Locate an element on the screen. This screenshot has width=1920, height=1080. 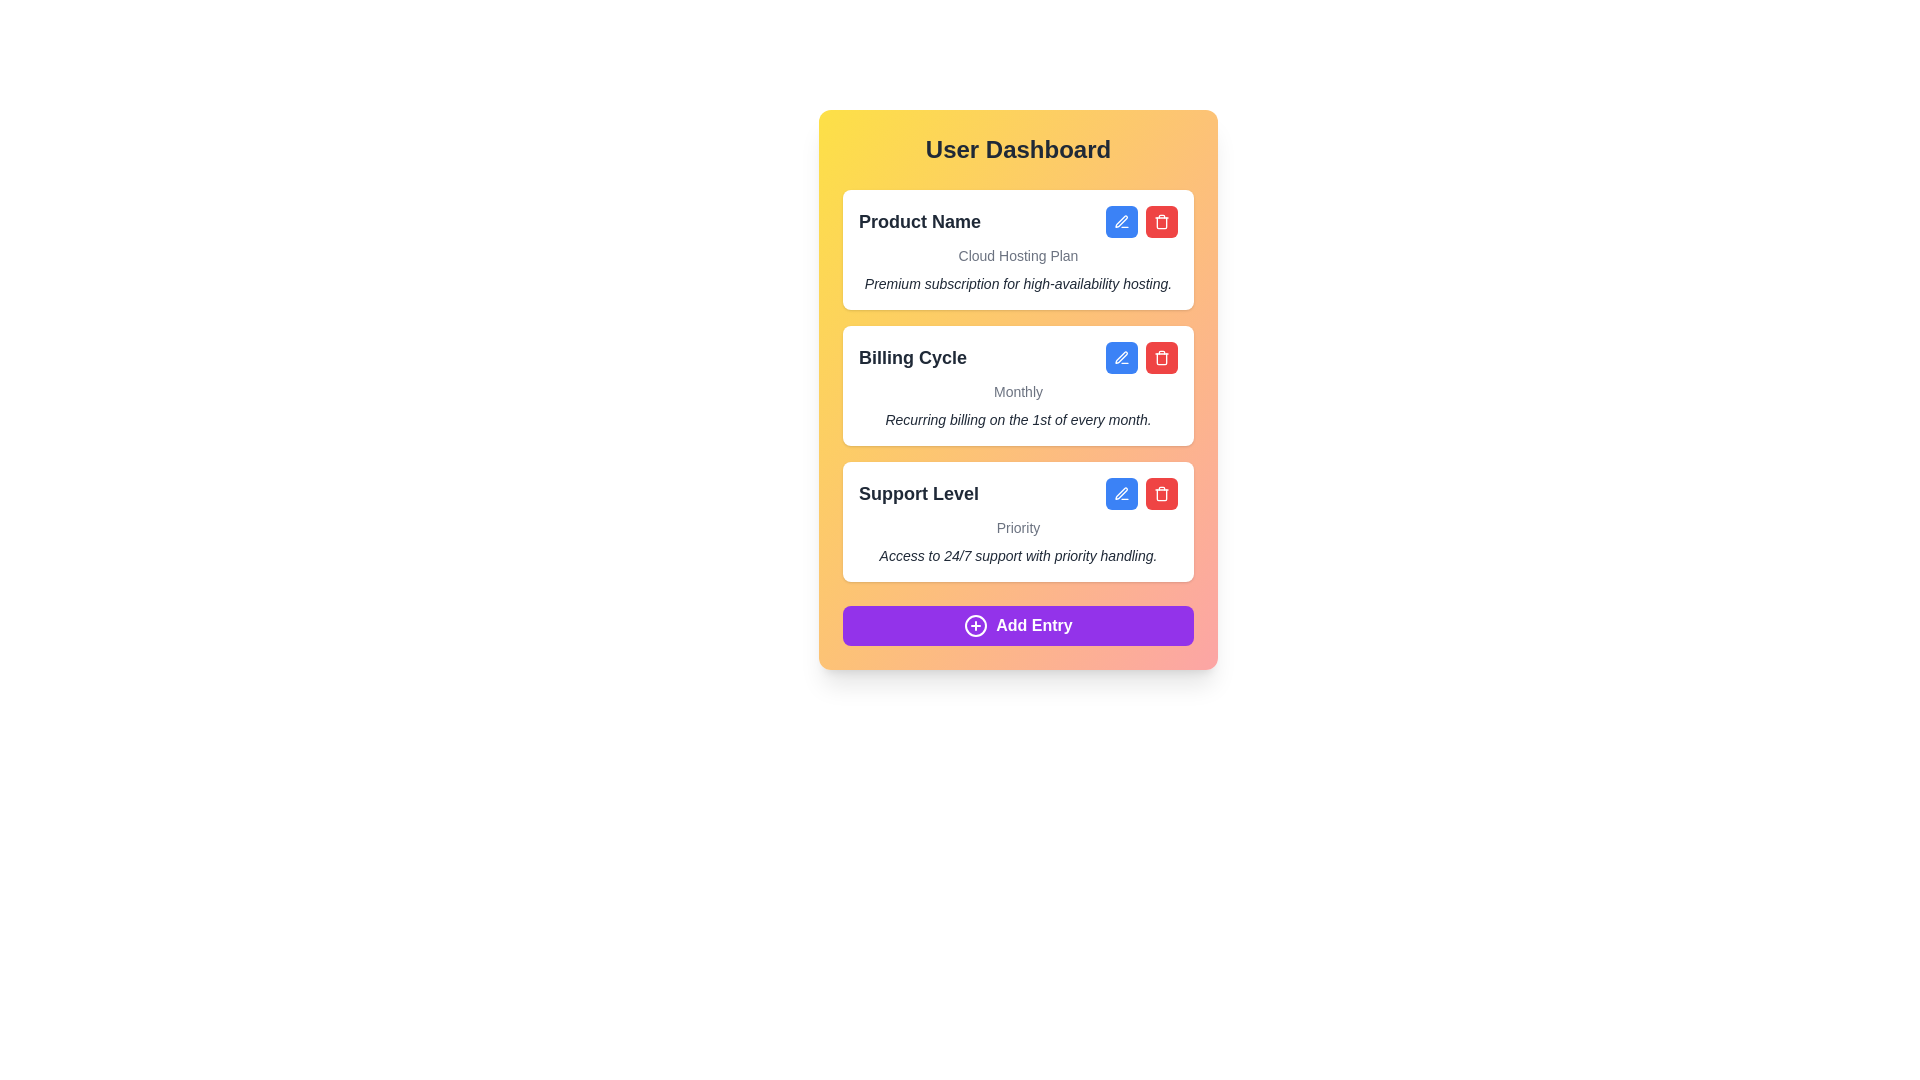
the informational card displaying the billing cycle details, which is located between the 'Product Name' and 'Support Level' sections in the 'User Dashboard.' is located at coordinates (1018, 385).